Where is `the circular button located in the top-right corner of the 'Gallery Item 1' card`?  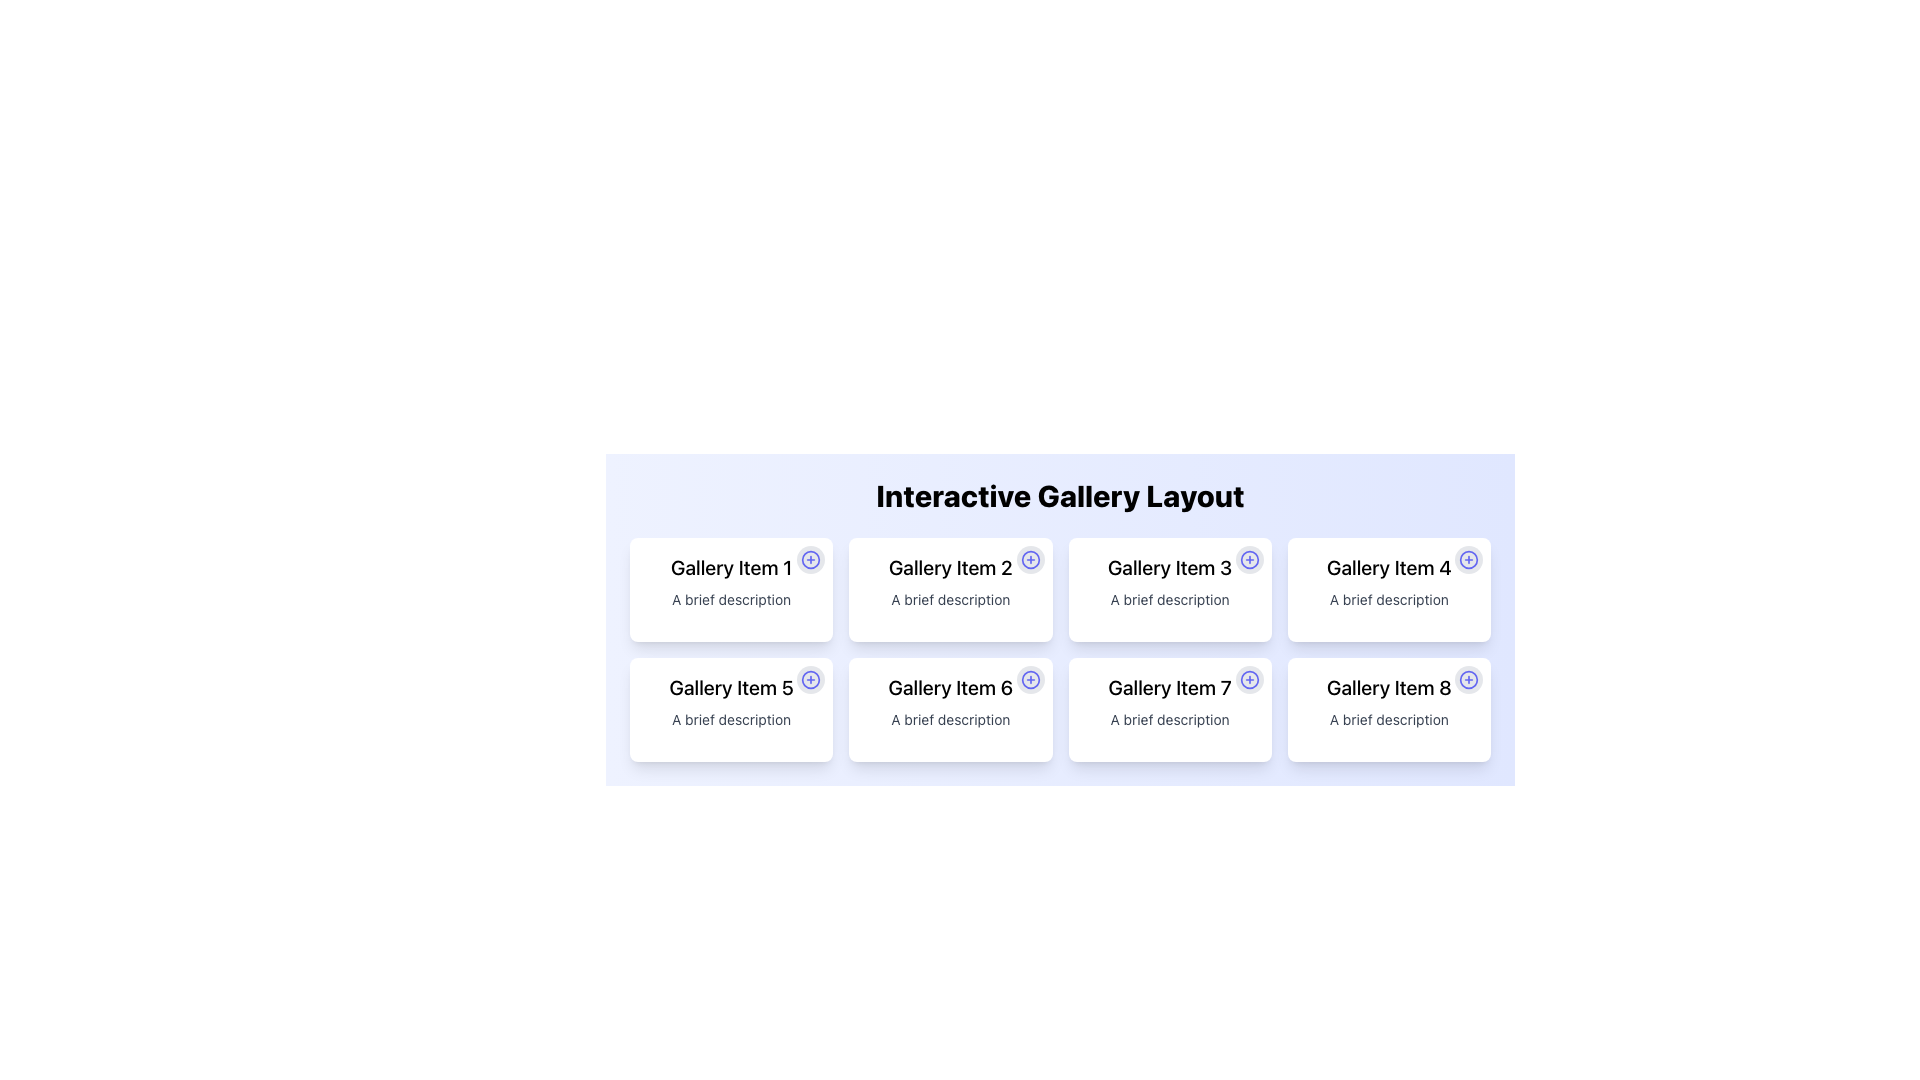
the circular button located in the top-right corner of the 'Gallery Item 1' card is located at coordinates (811, 559).